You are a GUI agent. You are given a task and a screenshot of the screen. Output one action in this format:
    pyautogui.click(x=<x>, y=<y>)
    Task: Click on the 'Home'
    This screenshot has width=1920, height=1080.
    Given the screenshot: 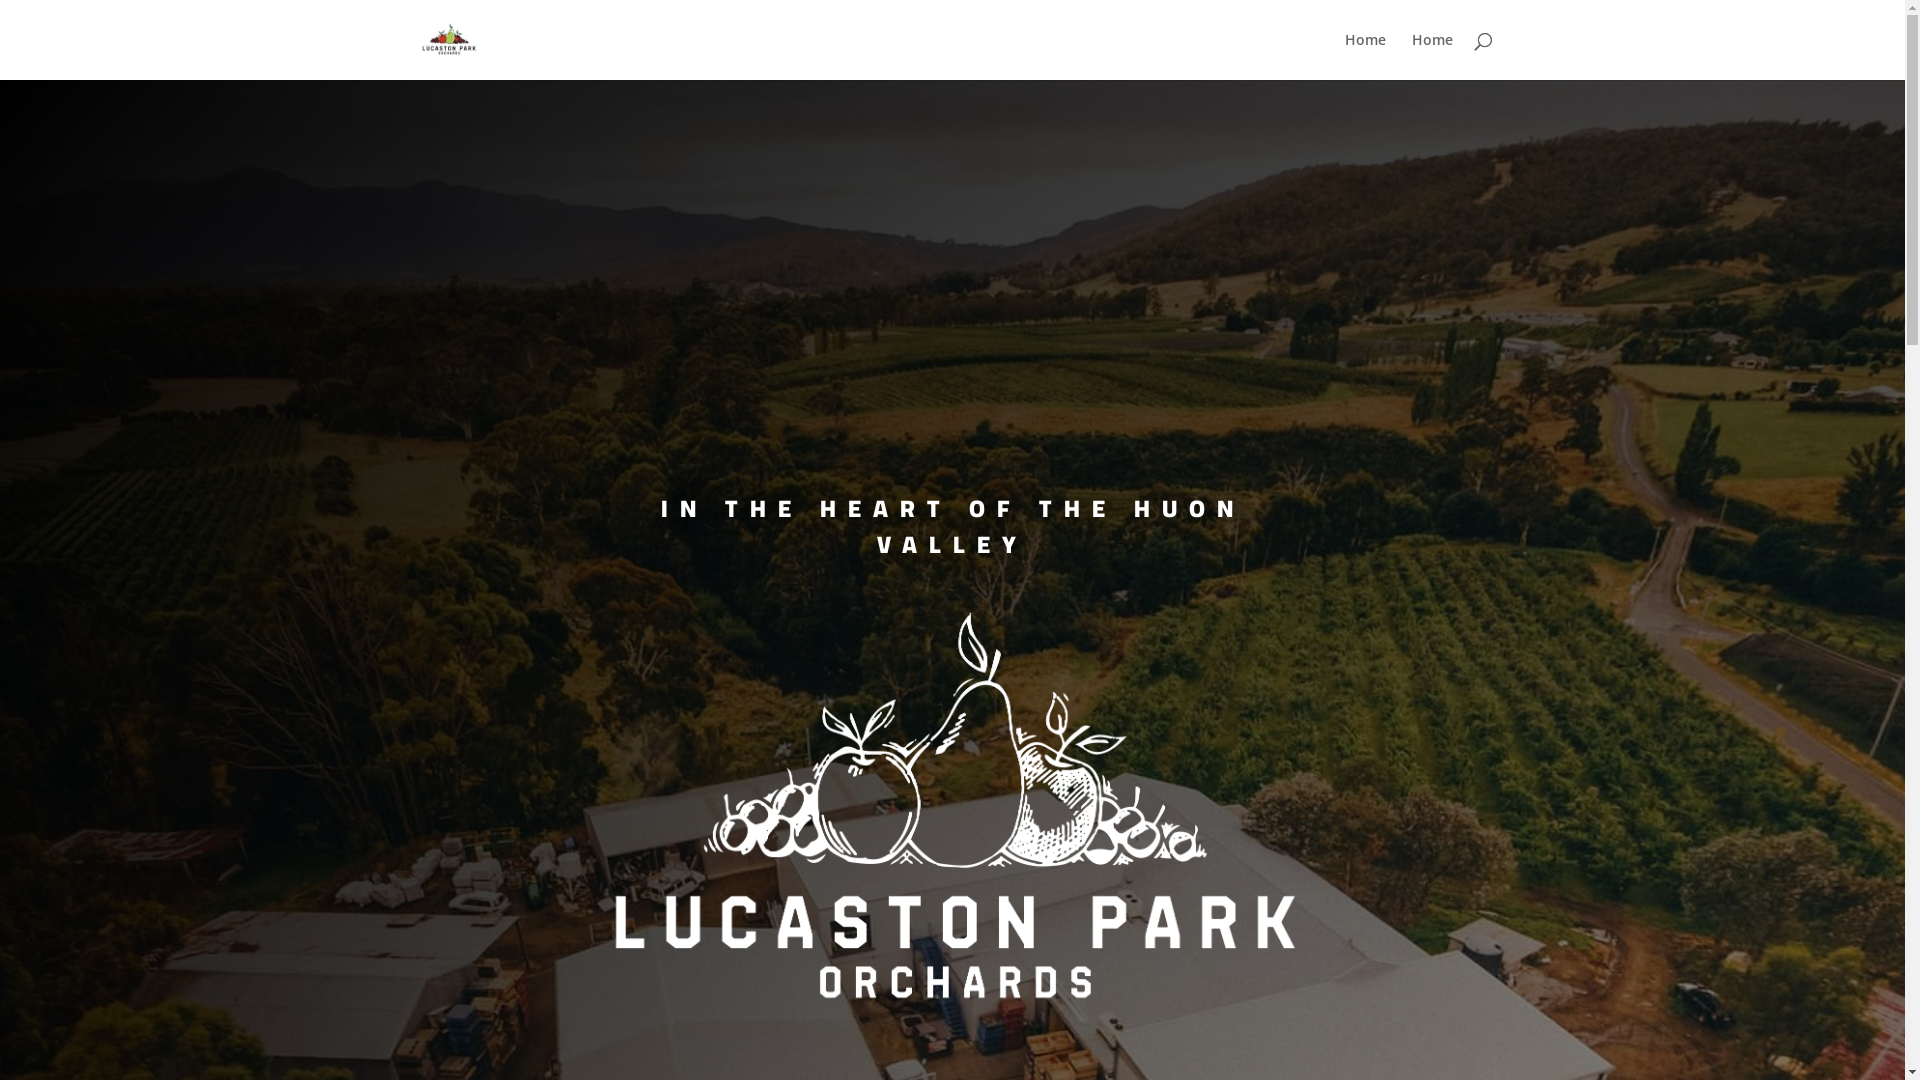 What is the action you would take?
    pyautogui.click(x=1431, y=55)
    